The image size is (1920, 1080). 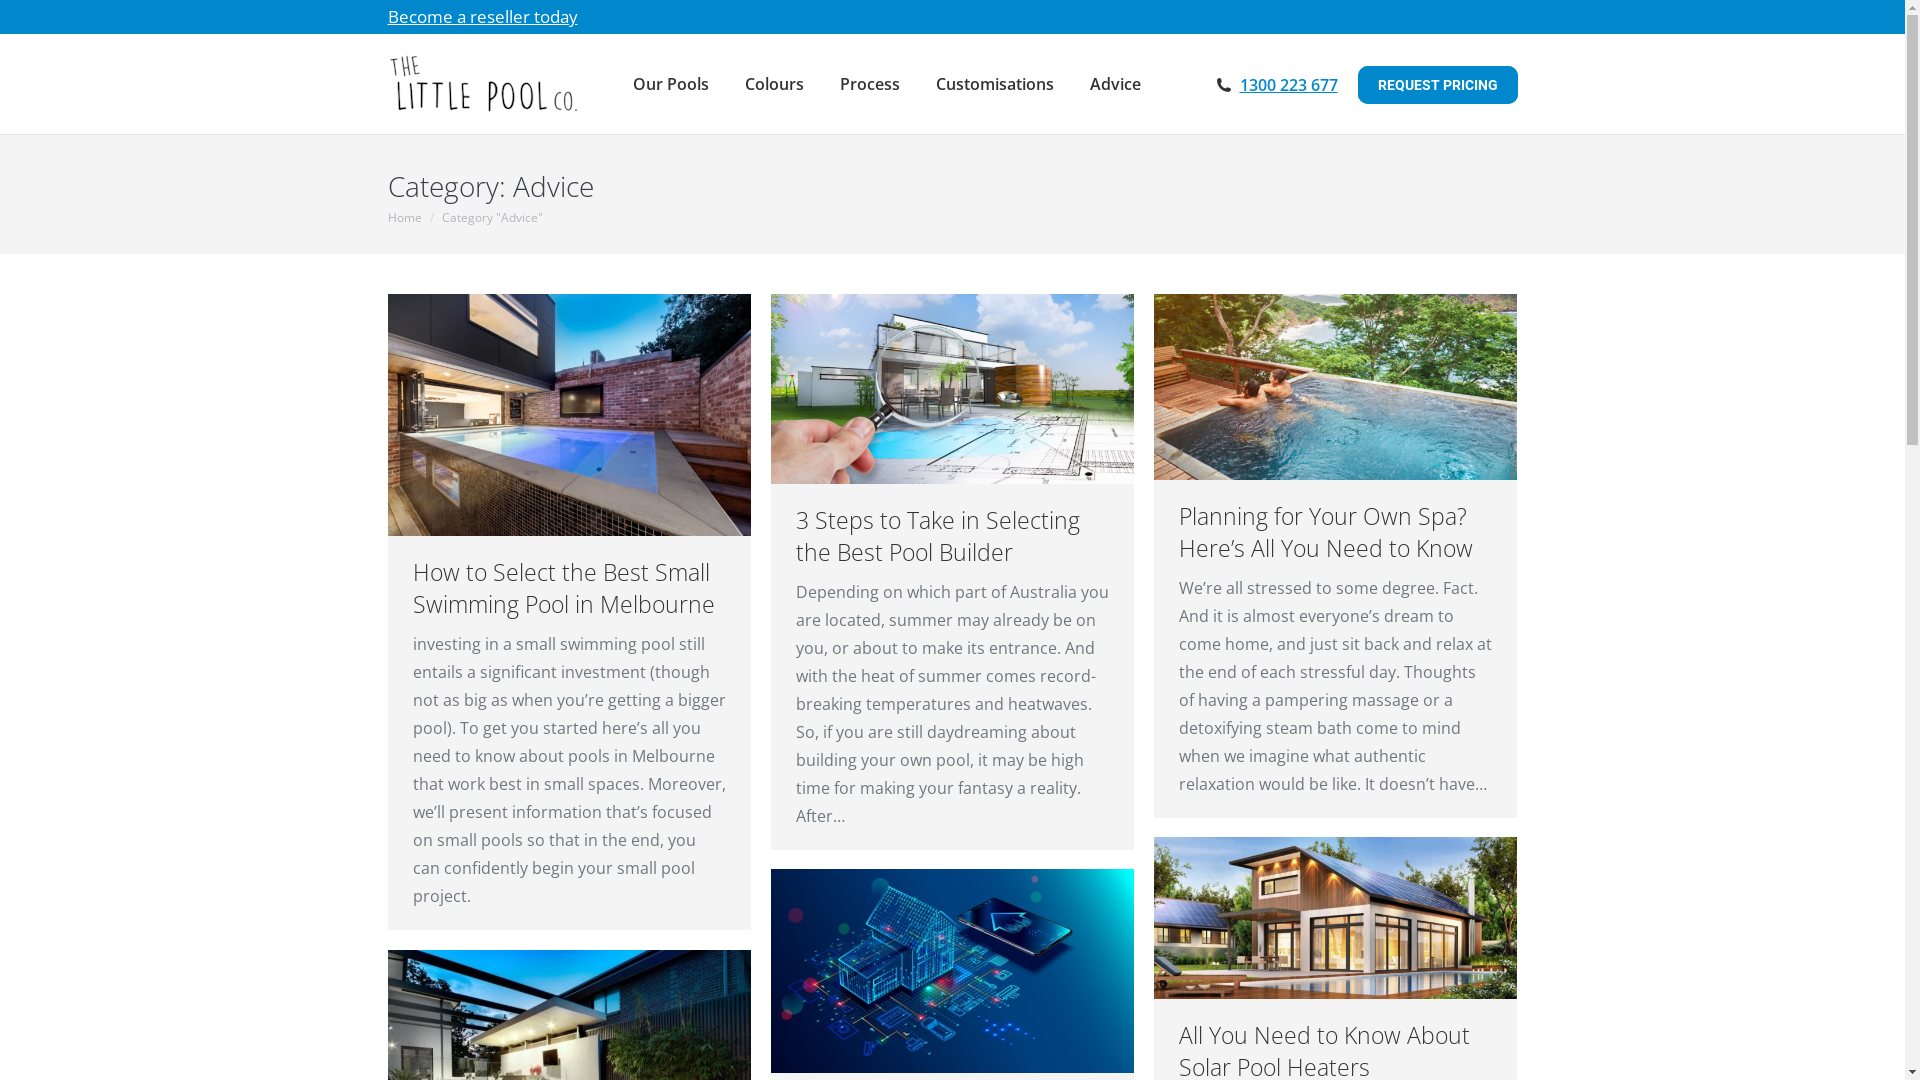 What do you see at coordinates (1335, 918) in the screenshot?
I see `'Solar pool heating'` at bounding box center [1335, 918].